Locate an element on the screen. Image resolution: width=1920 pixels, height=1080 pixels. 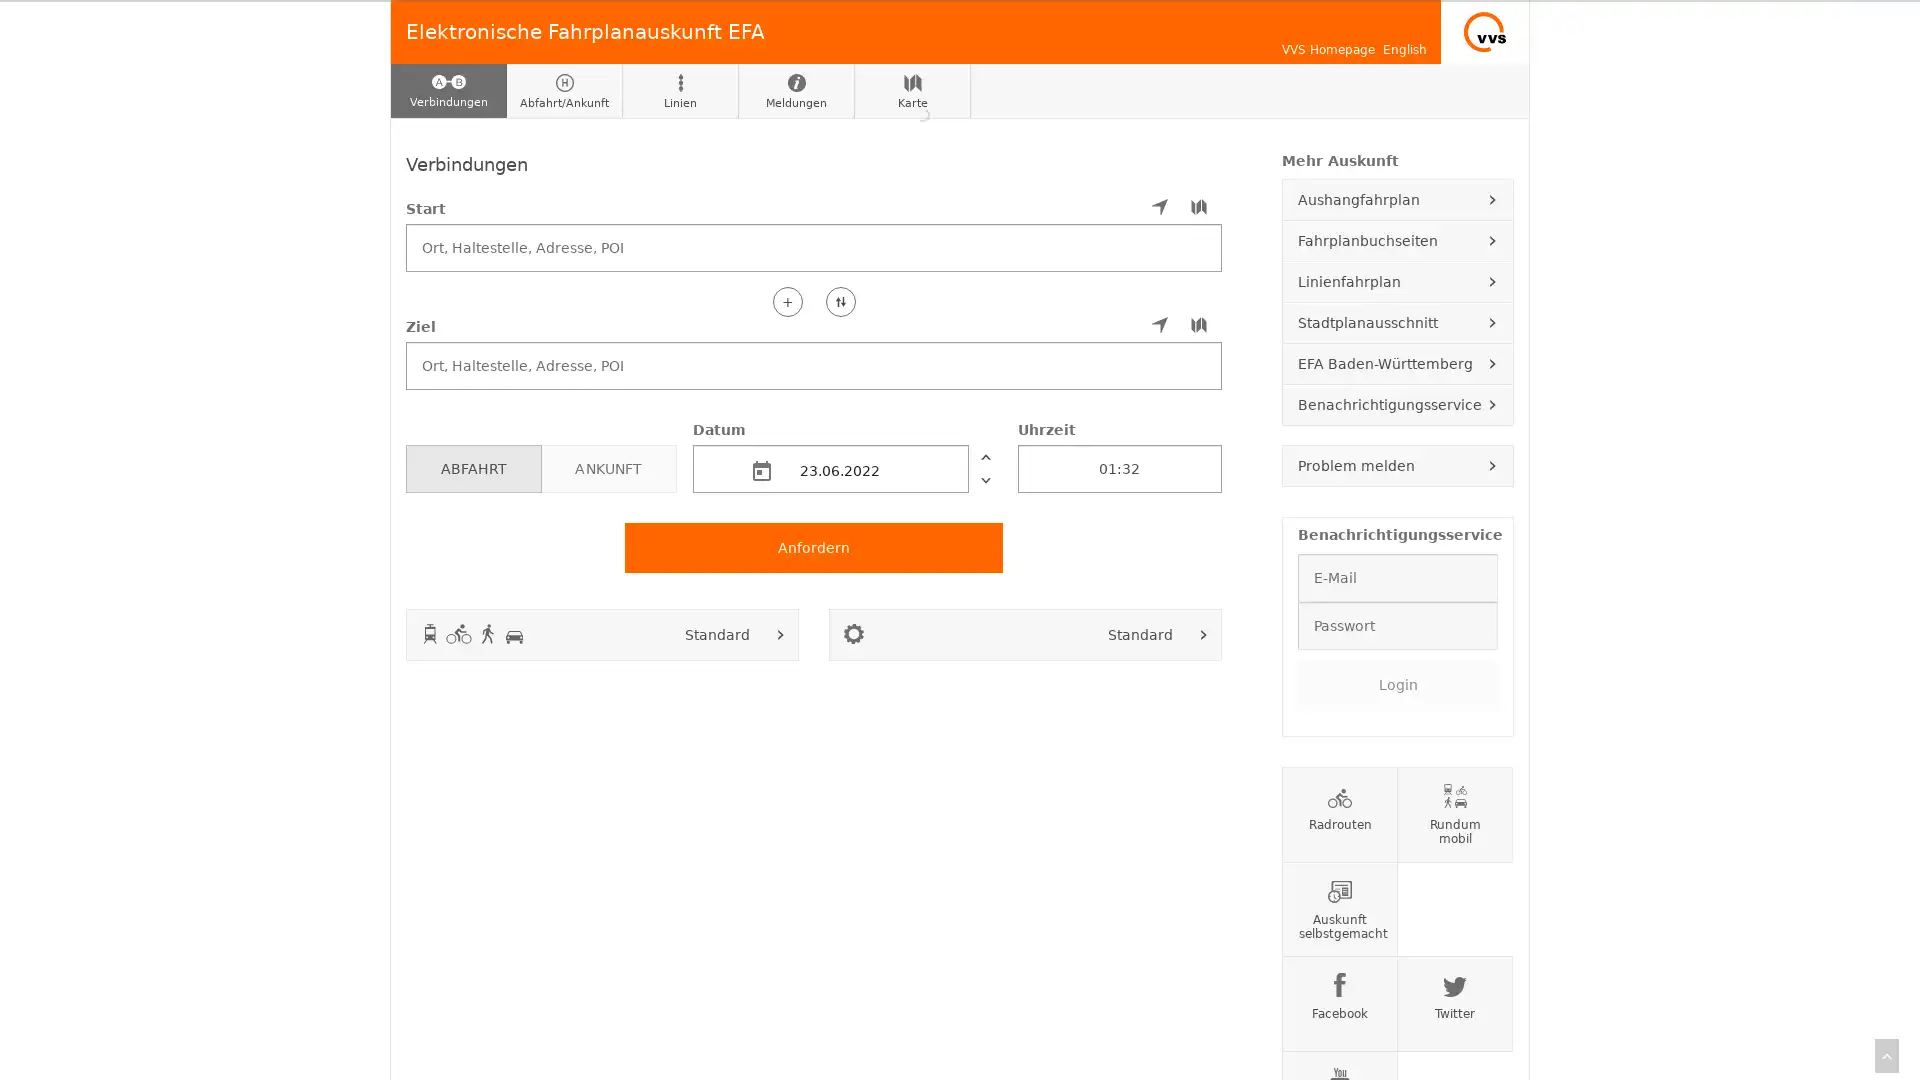
Meldungen is located at coordinates (795, 91).